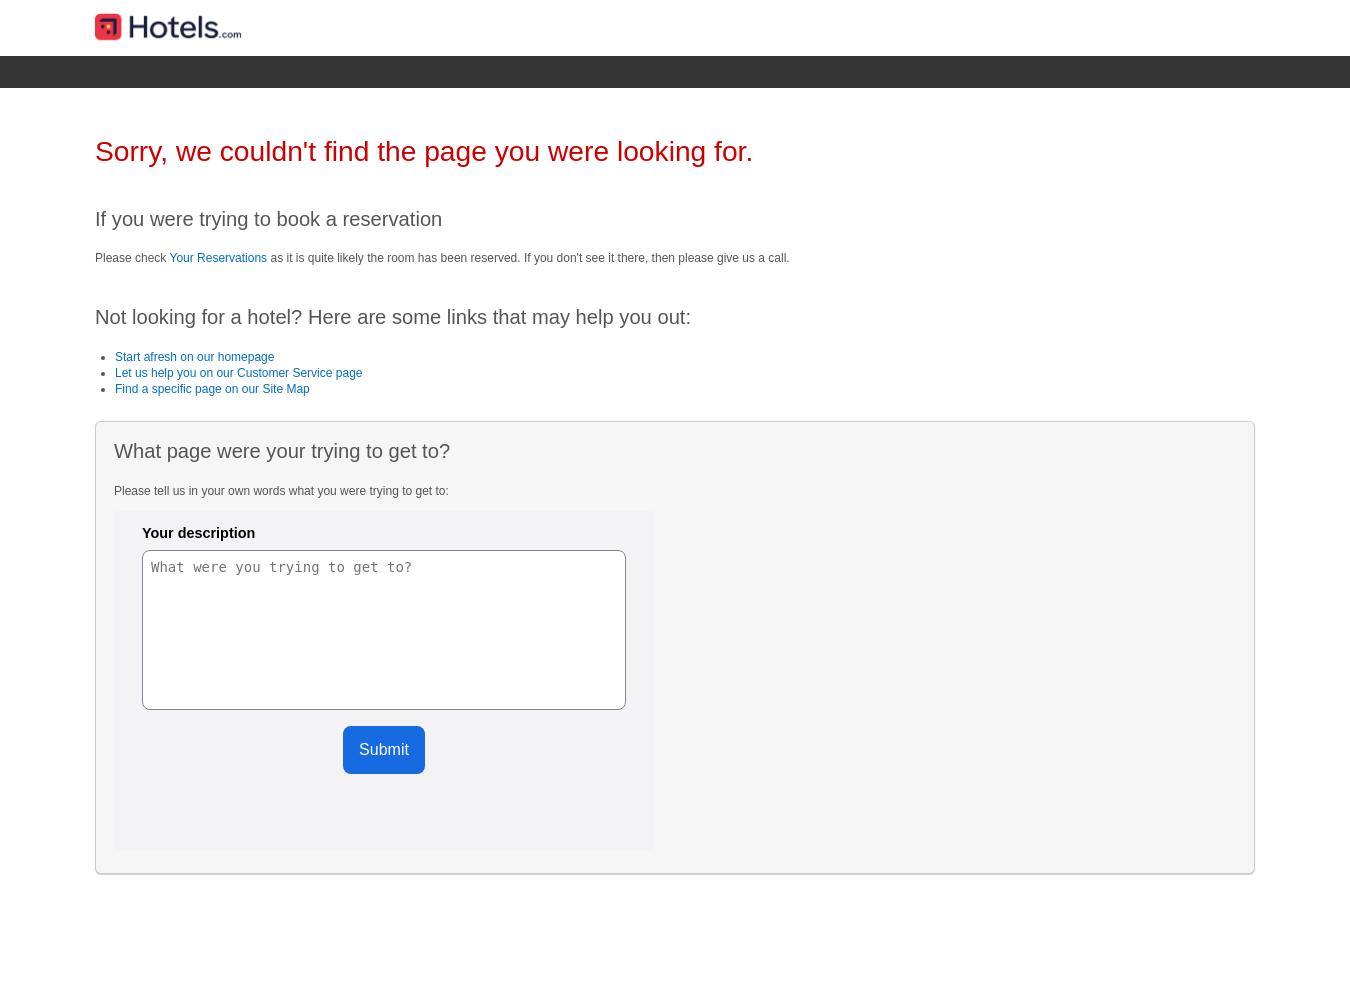 The width and height of the screenshot is (1350, 1000). Describe the element at coordinates (211, 389) in the screenshot. I see `'Find a specific page on our Site Map'` at that location.